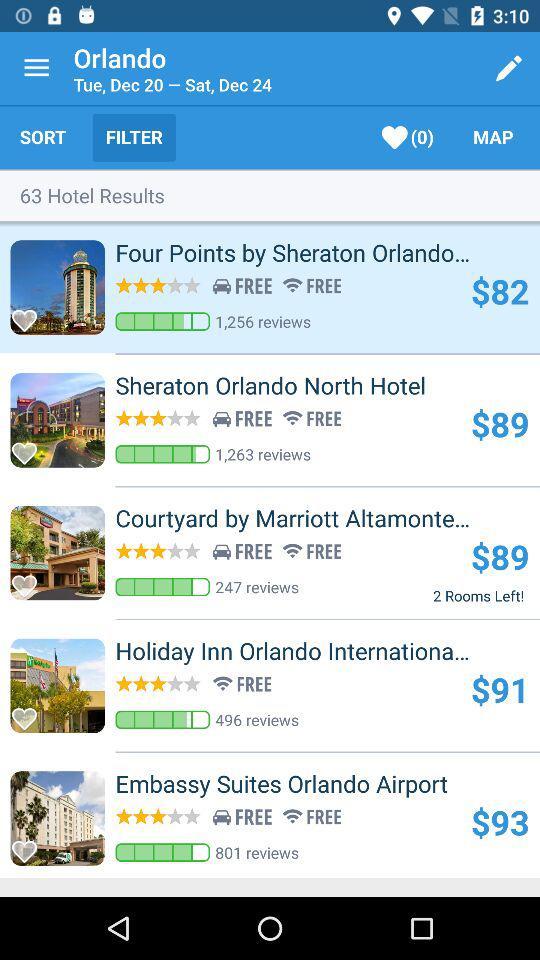 This screenshot has width=540, height=960. Describe the element at coordinates (29, 845) in the screenshot. I see `mark as favorite` at that location.